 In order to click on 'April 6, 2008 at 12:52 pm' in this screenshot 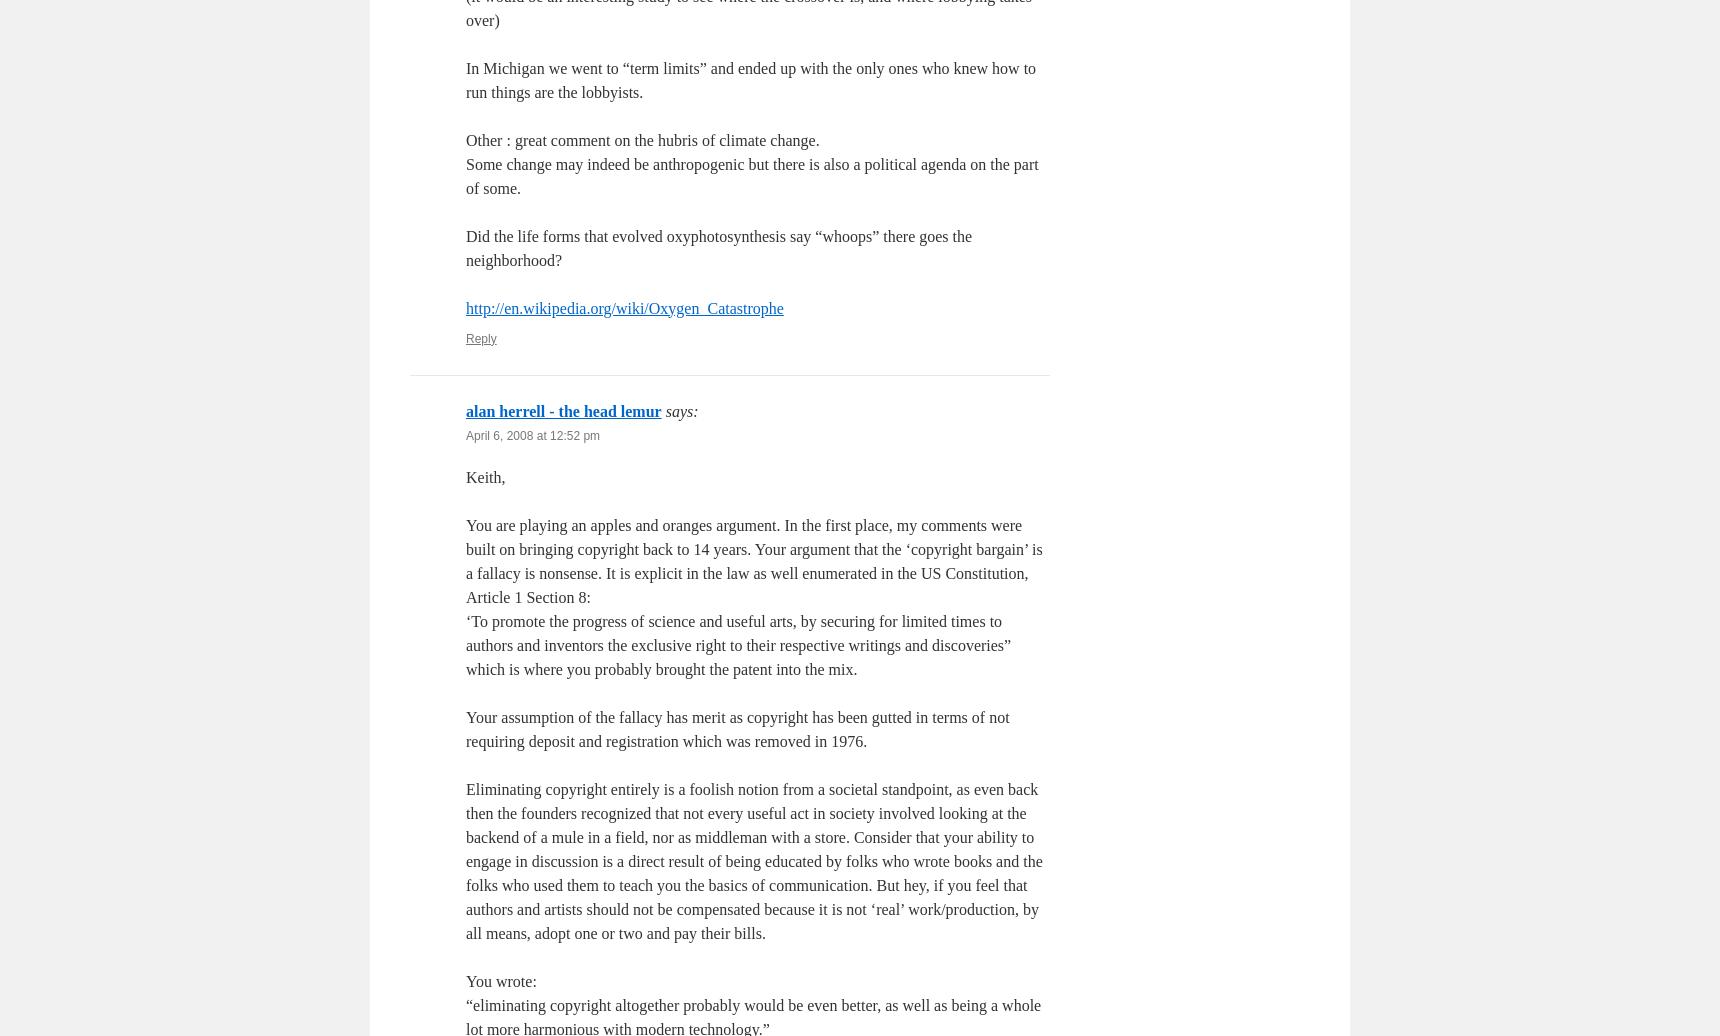, I will do `click(533, 435)`.